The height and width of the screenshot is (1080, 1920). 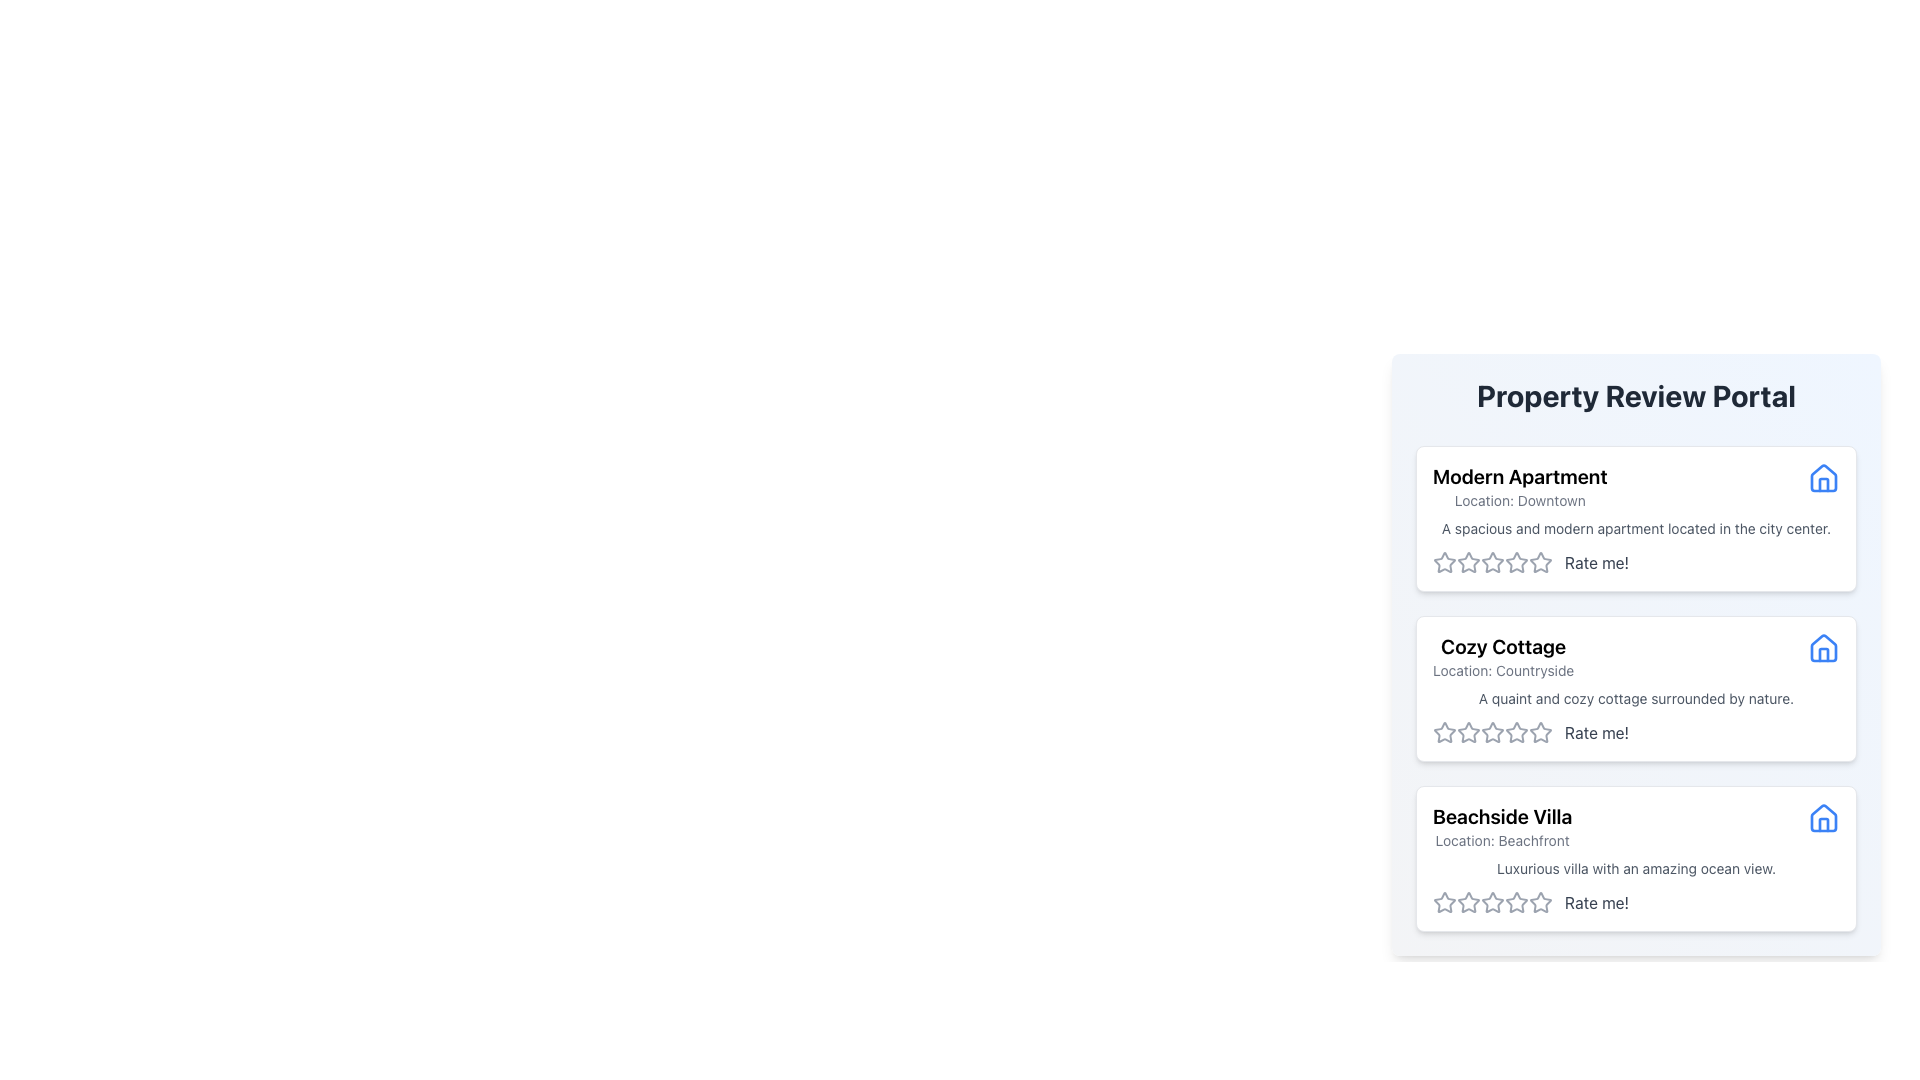 I want to click on the fourth star icon in the horizontal row of rating stars under the 'Rate me!' text for the 'Modern Apartment' section to rate it, so click(x=1539, y=562).